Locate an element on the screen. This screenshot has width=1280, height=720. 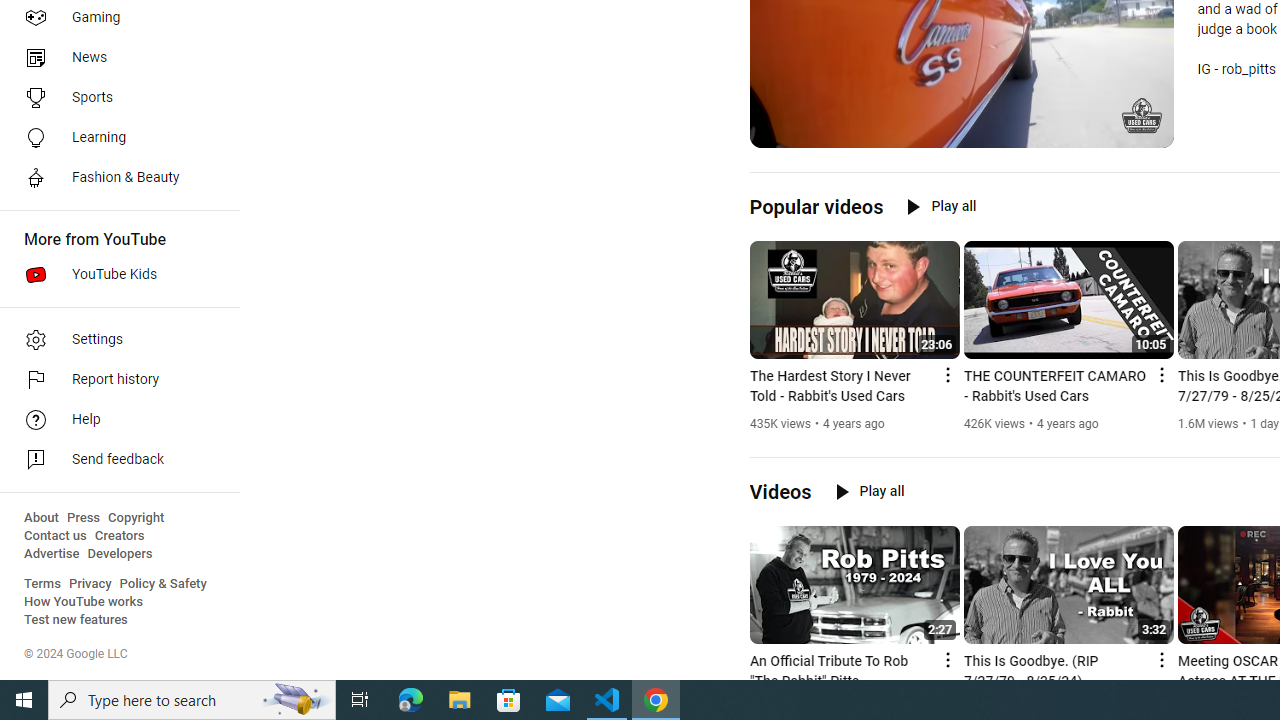
'Press' is located at coordinates (82, 517).